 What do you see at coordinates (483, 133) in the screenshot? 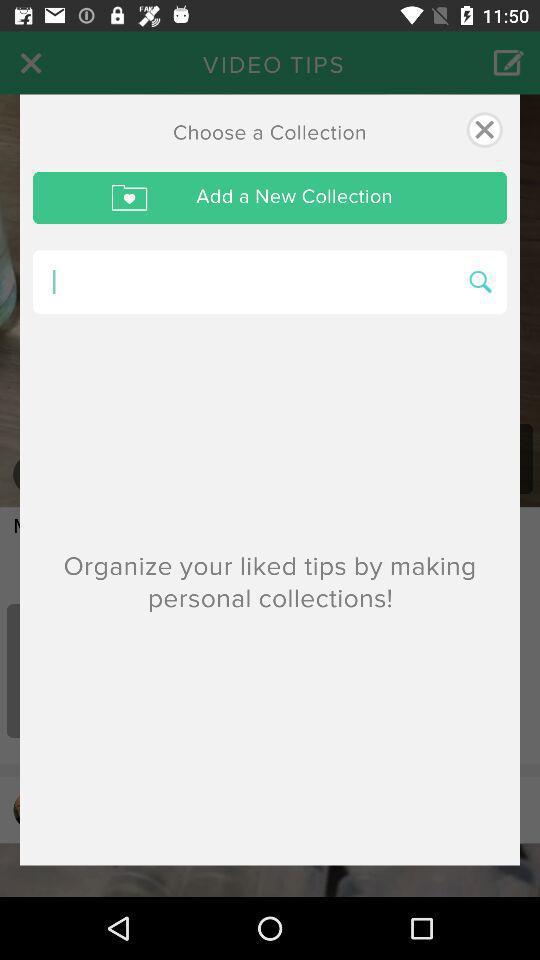
I see `the close icon` at bounding box center [483, 133].